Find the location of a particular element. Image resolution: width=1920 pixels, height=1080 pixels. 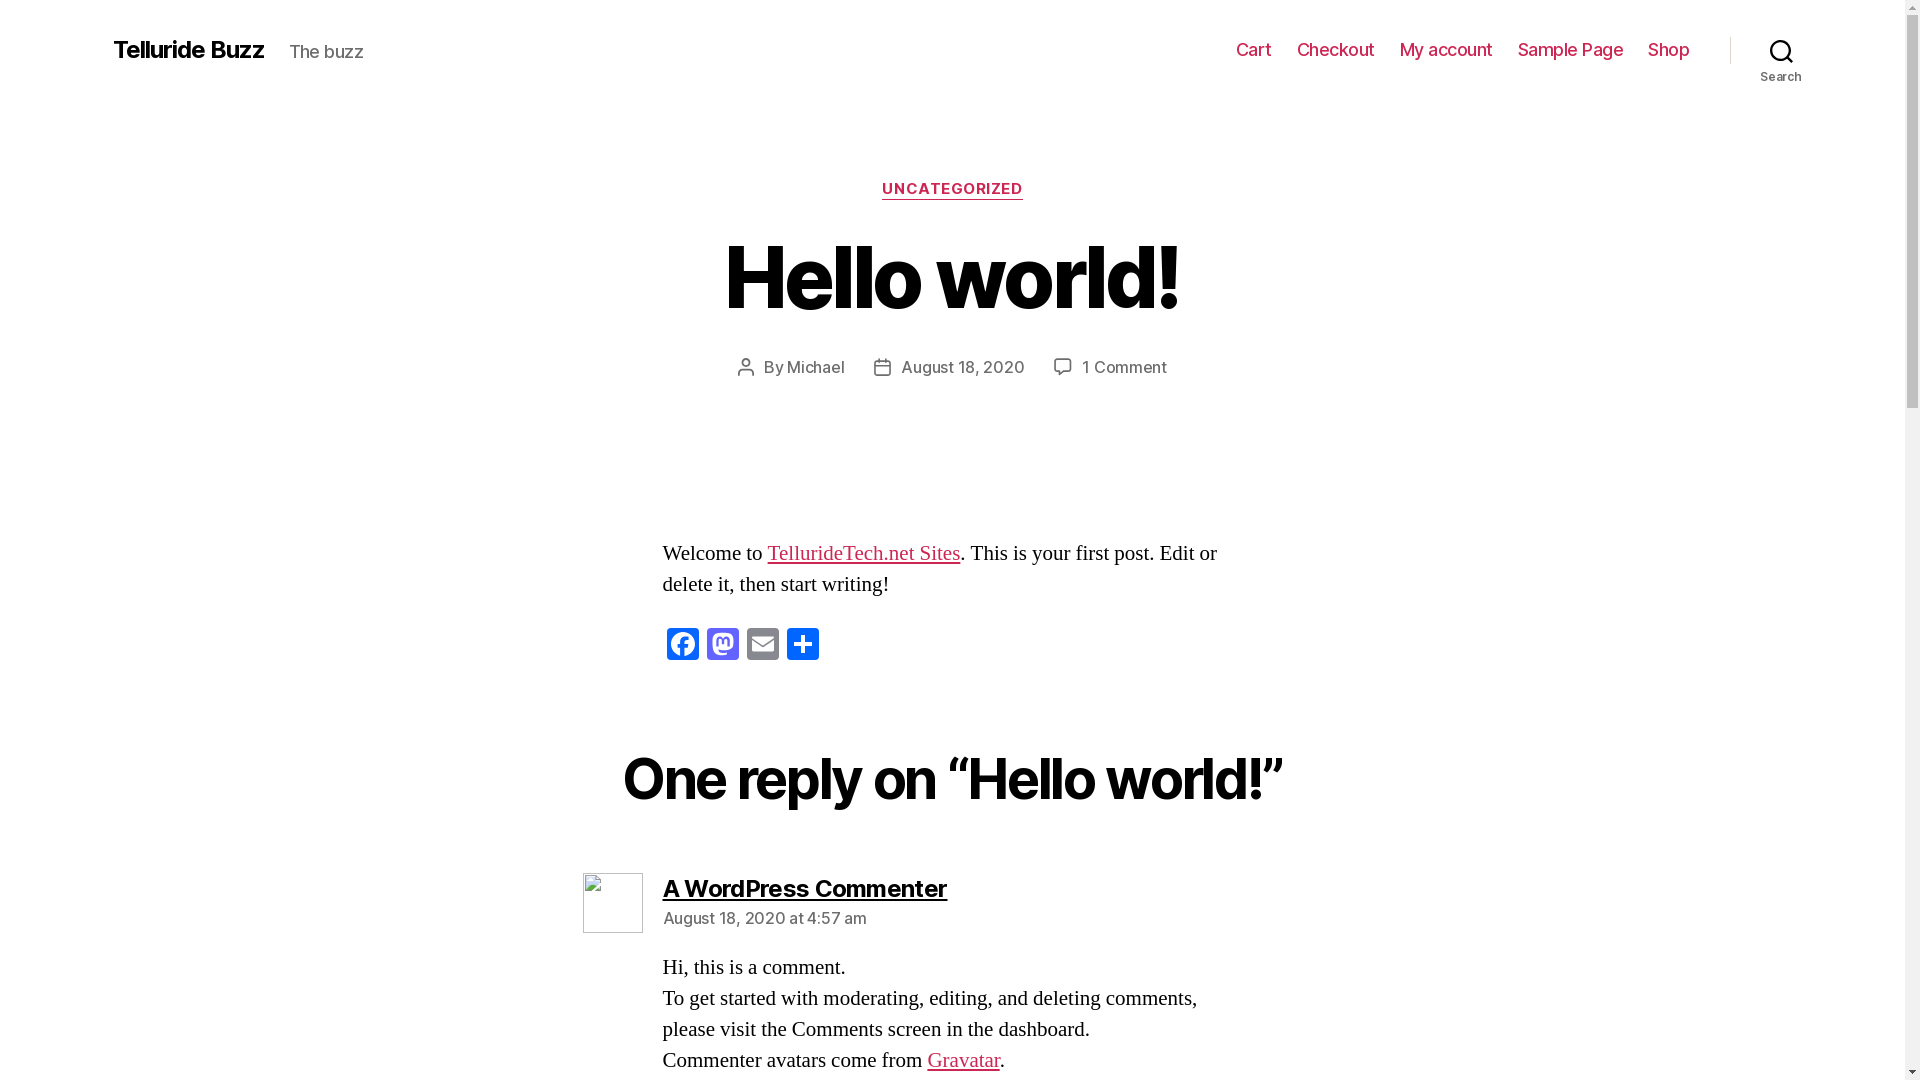

'Sample Page' is located at coordinates (1569, 49).